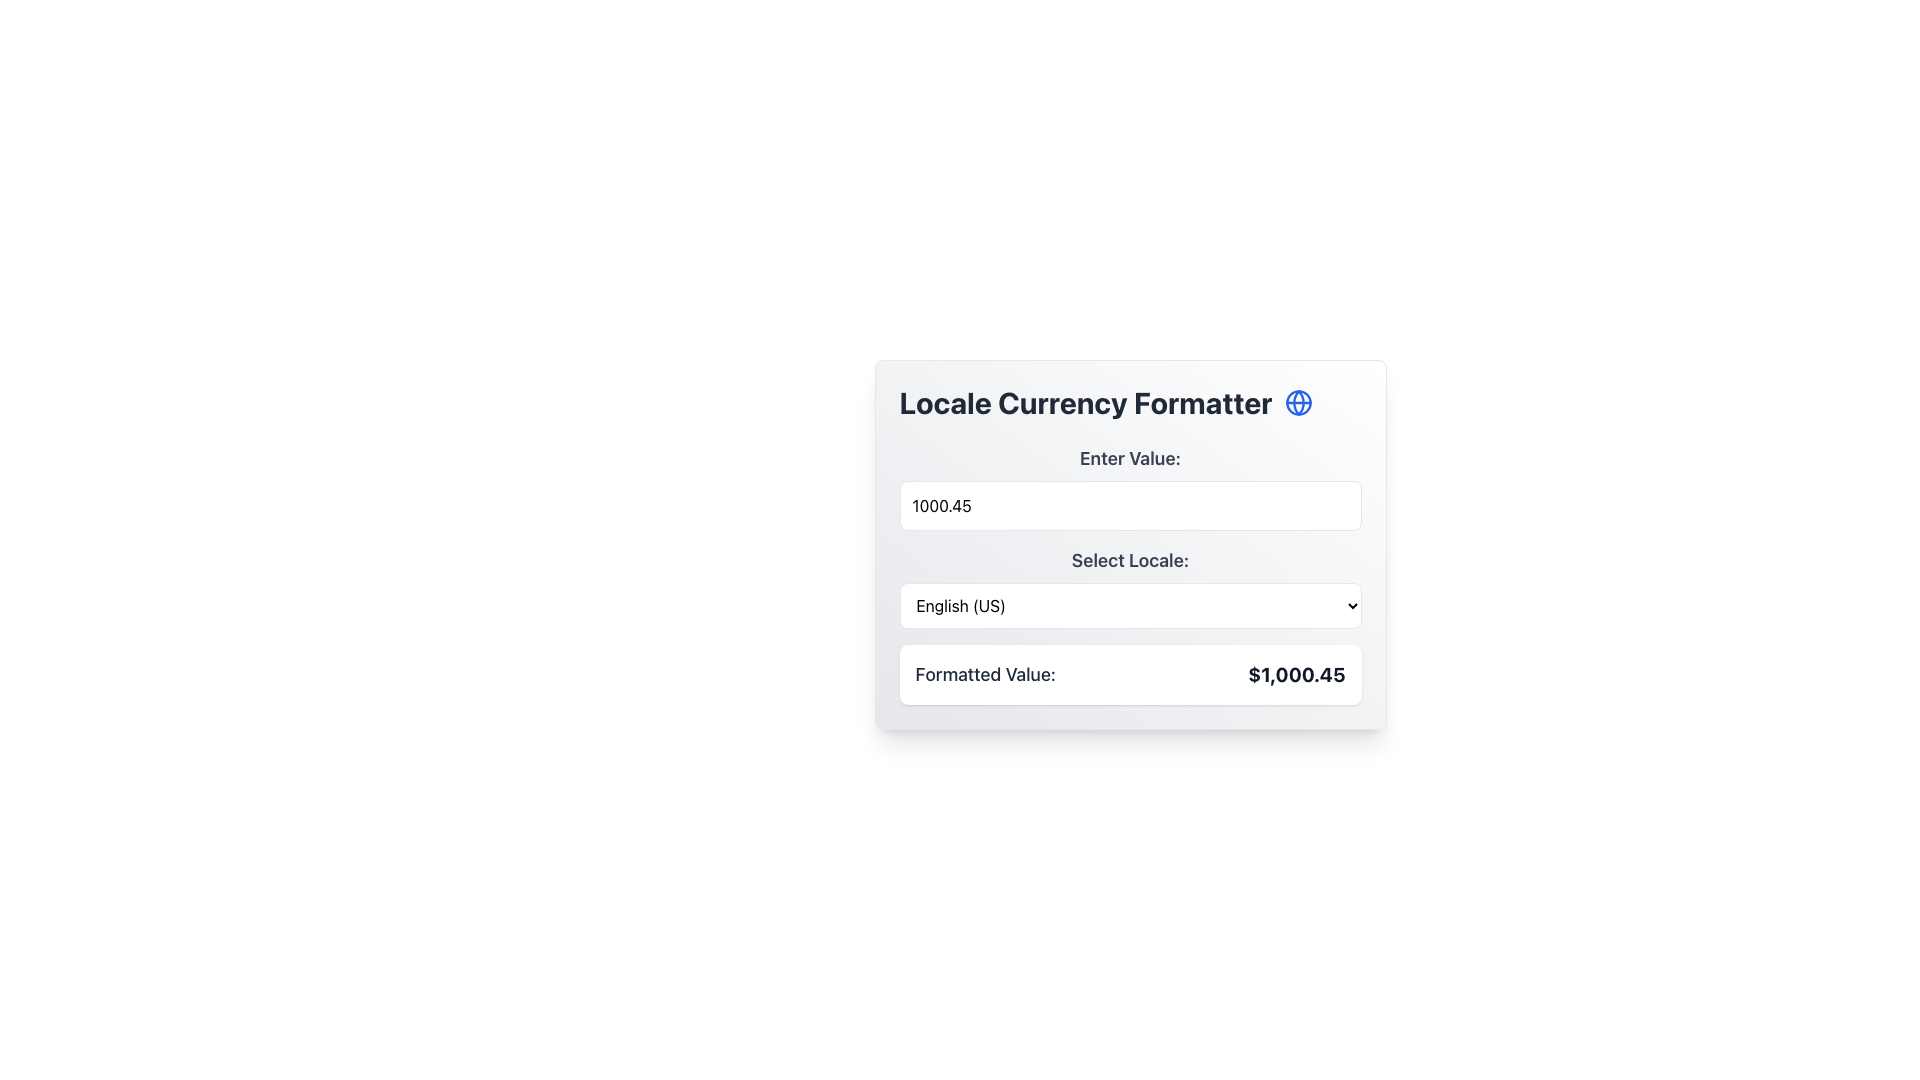 This screenshot has height=1080, width=1920. I want to click on the globe icon with a circular outline that is located next to the title 'Locale Currency Formatter', so click(1298, 402).